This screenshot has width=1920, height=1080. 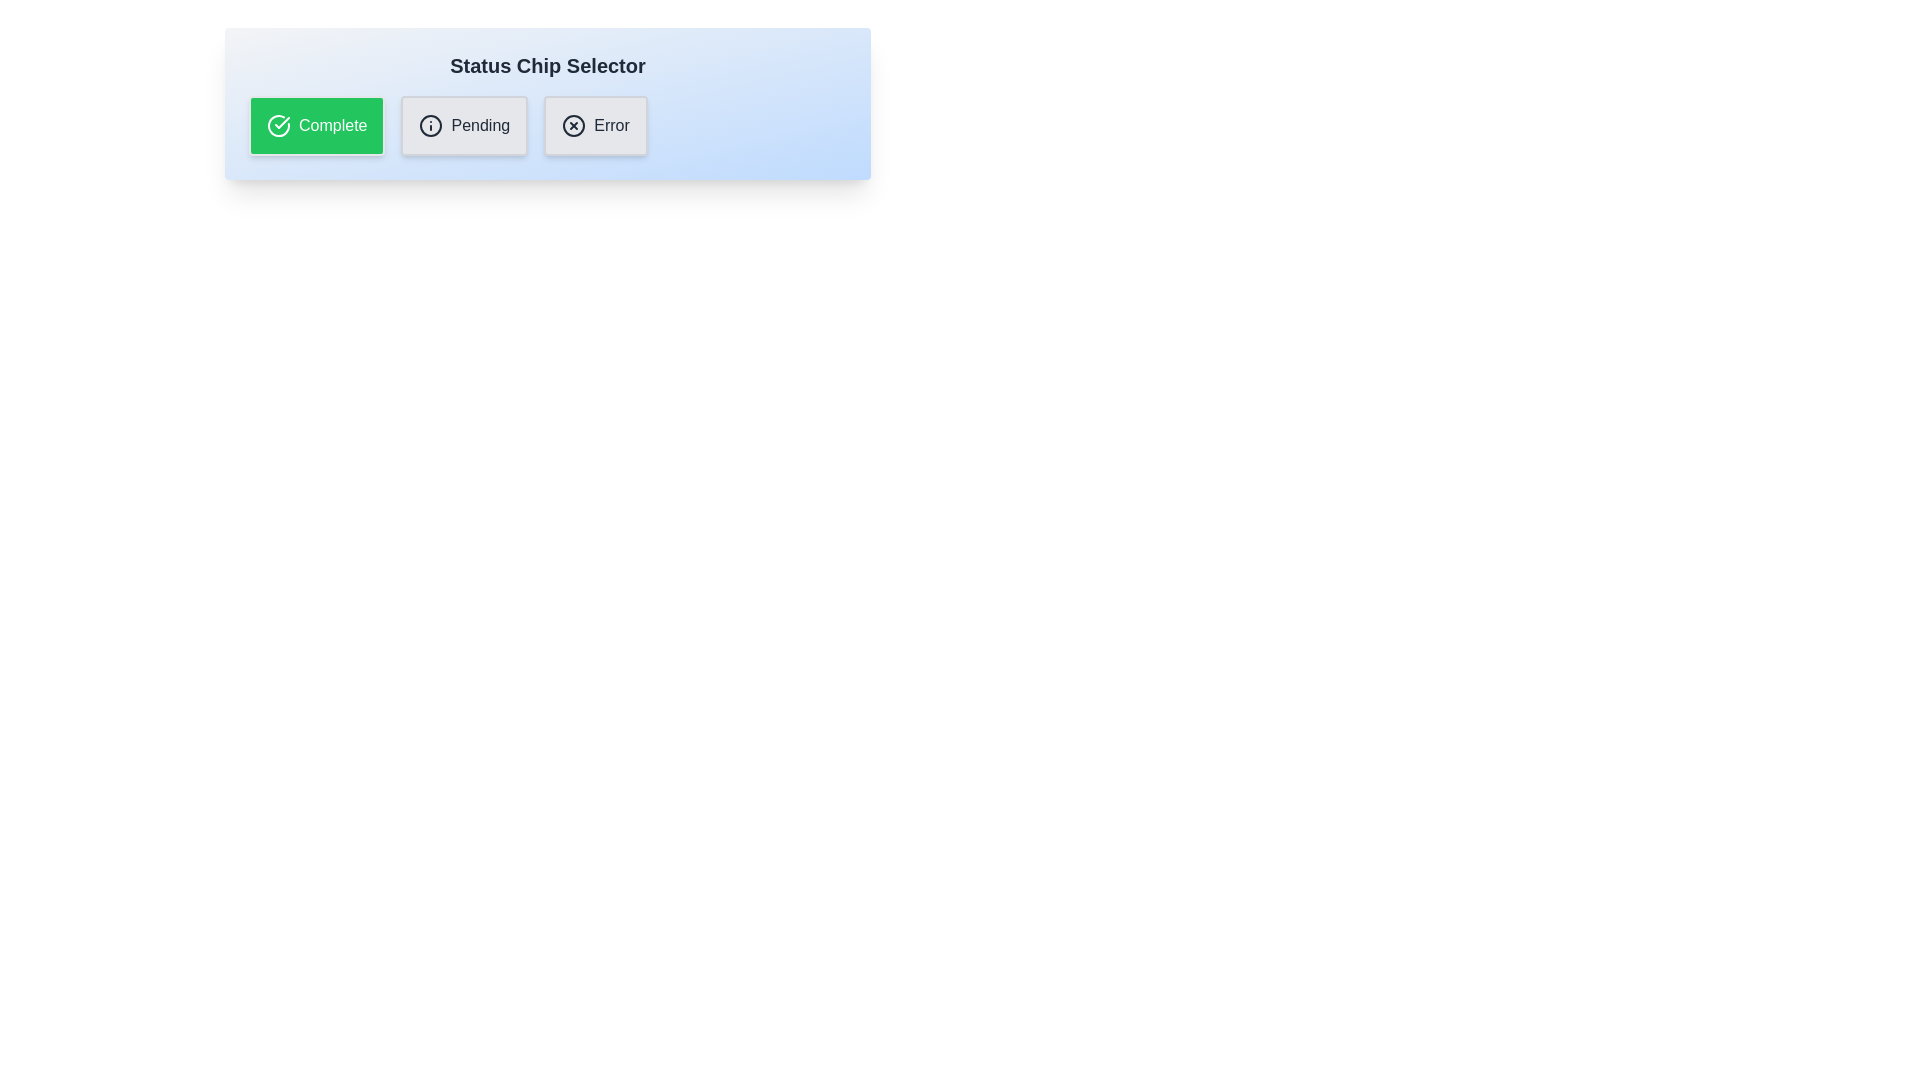 I want to click on the status chip labeled Pending, so click(x=464, y=126).